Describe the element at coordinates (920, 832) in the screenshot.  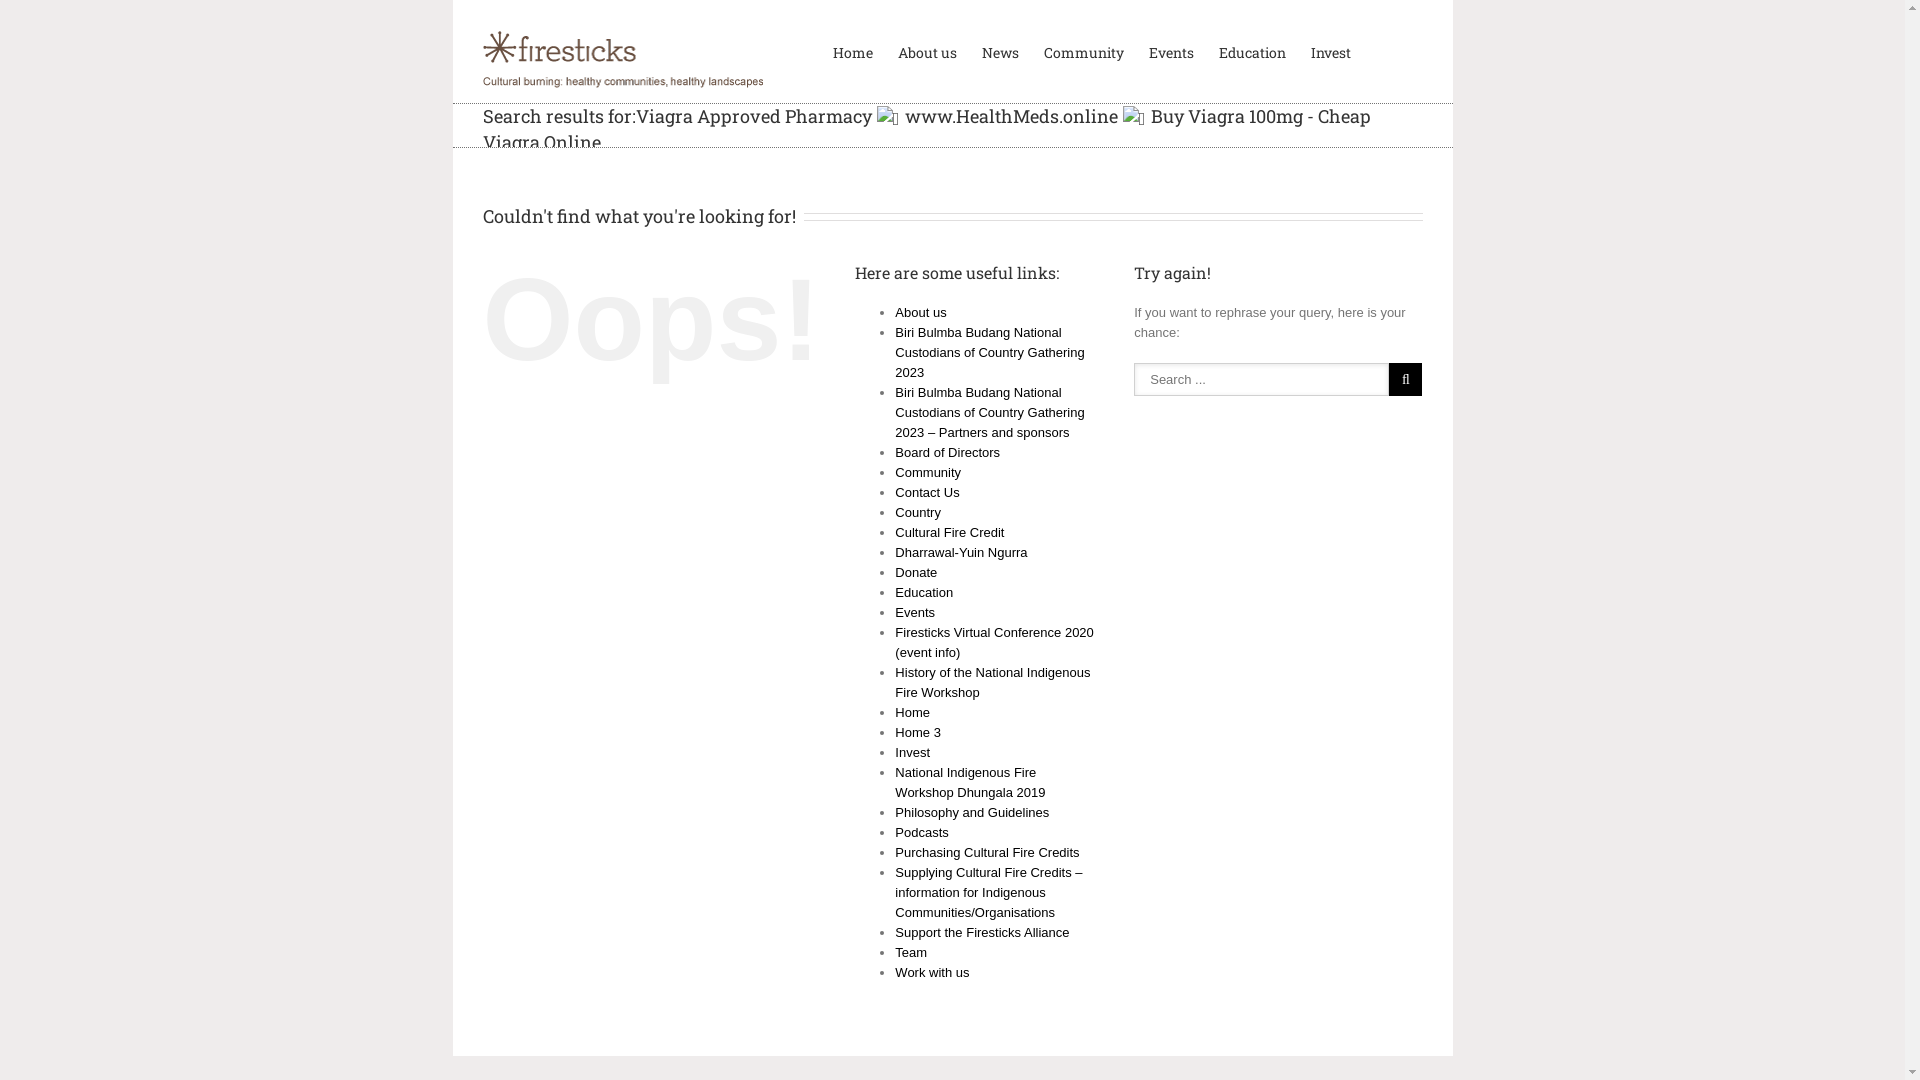
I see `'Podcasts'` at that location.